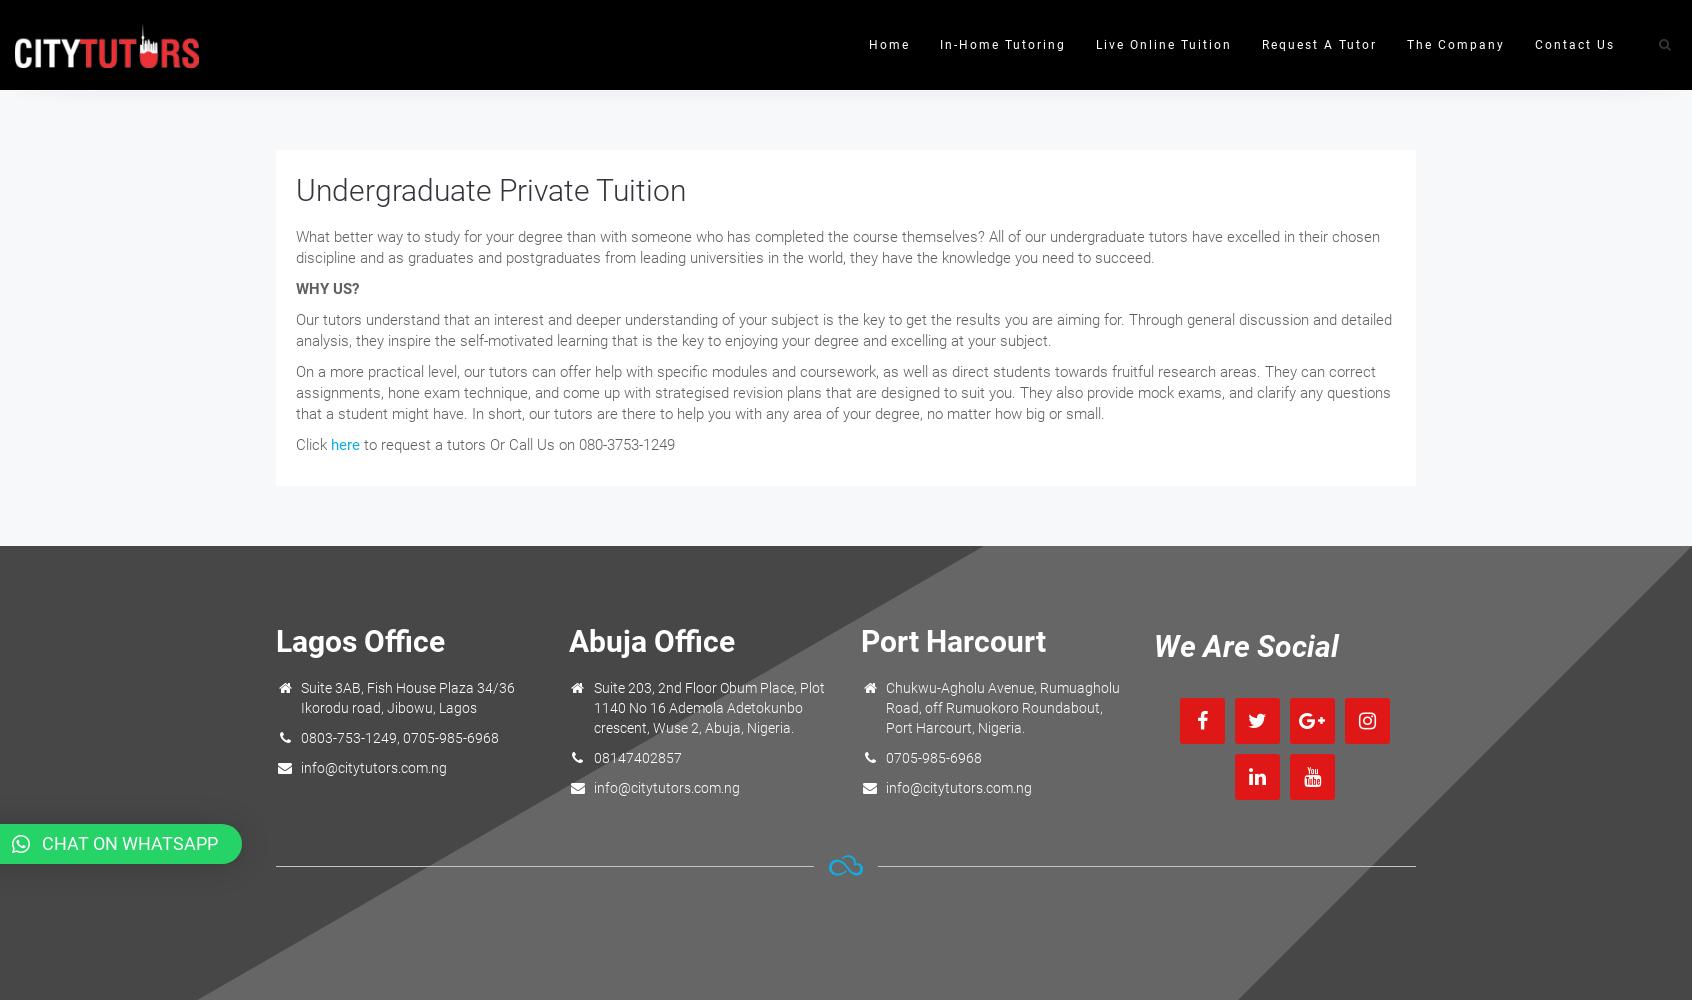 The image size is (1692, 1000). What do you see at coordinates (294, 393) in the screenshot?
I see `'On a more practical level, our tutors can offer help with specific modules and coursework, as well as direct students towards fruitful research areas. They can correct assignments, hone exam technique, and come up with strategised revision plans that are designed to suit you. They also provide mock exams, and clarify any questions that a student might have. In short, our tutors are there to help you with any area of your degree, no matter how big or small.'` at bounding box center [294, 393].